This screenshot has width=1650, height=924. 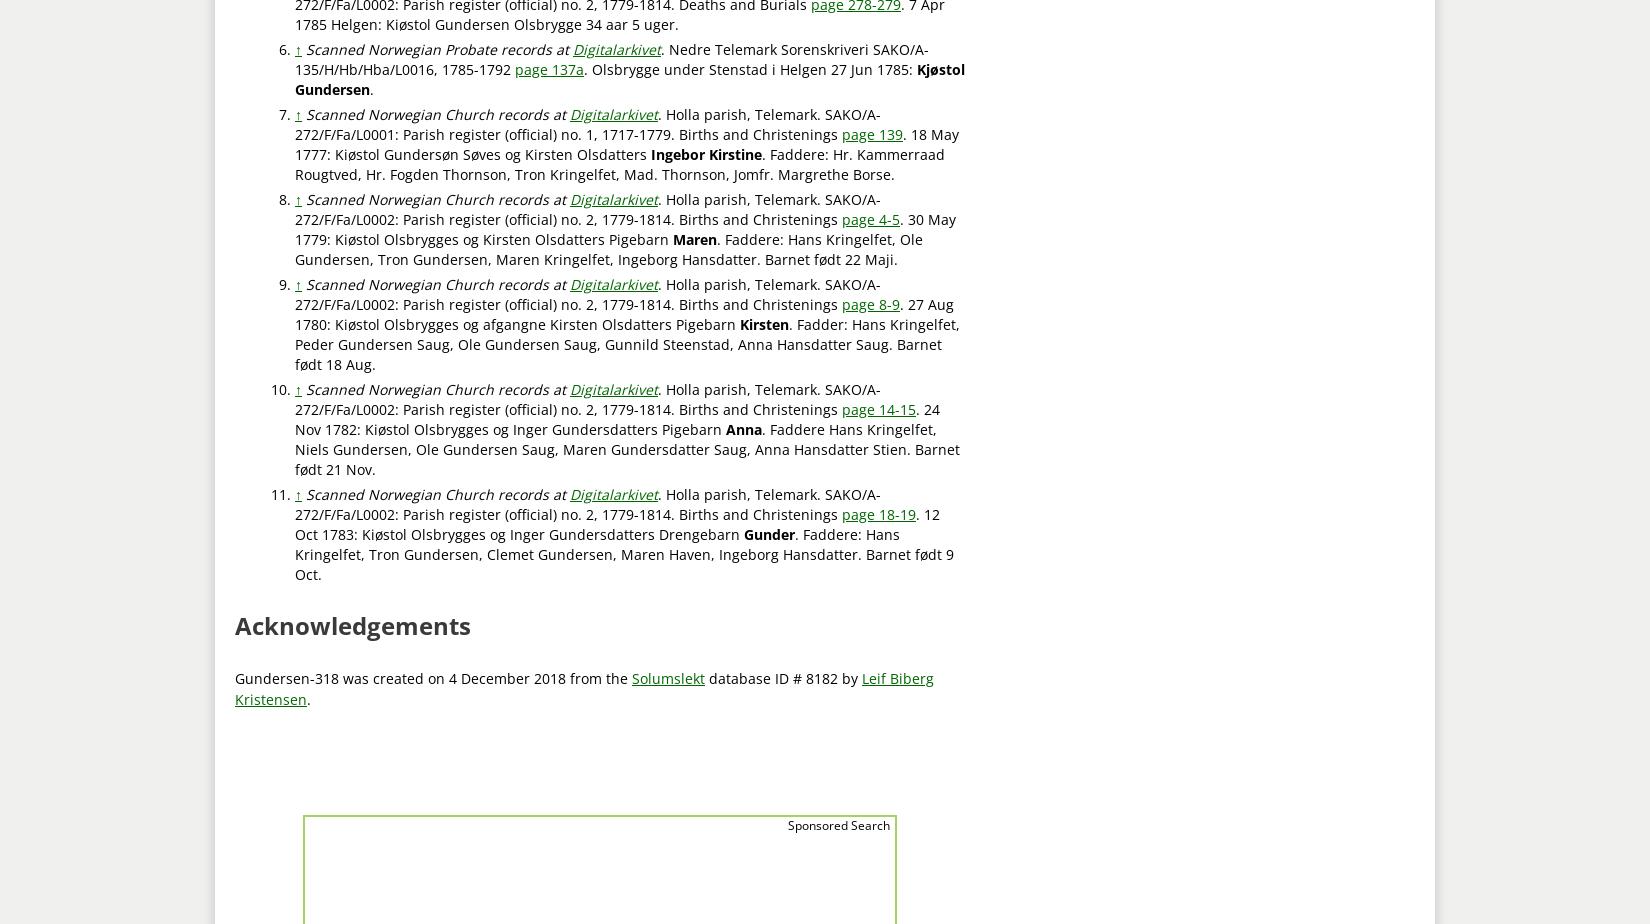 What do you see at coordinates (295, 313) in the screenshot?
I see `'. 27 Aug 1780: Kiøstol Olsbrygges og afgangne Kirsten Olsdatters Pigebarn'` at bounding box center [295, 313].